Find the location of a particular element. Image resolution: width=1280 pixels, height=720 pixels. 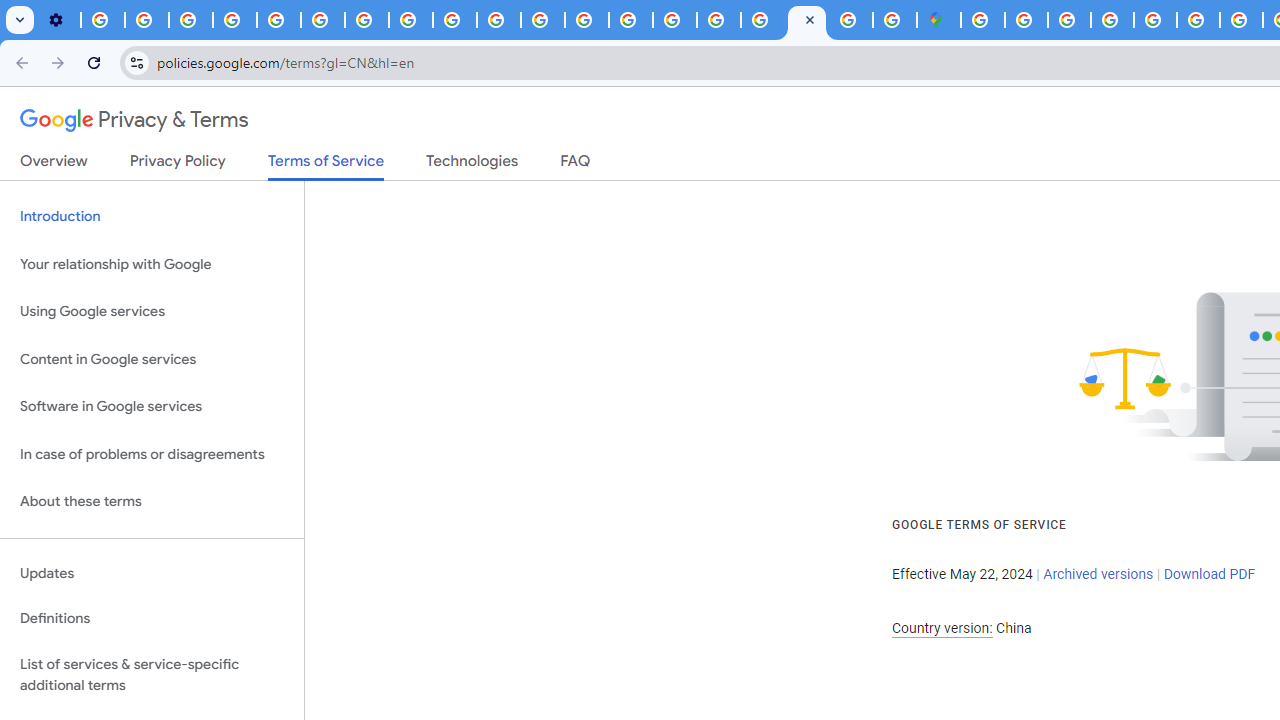

'Privacy Help Center - Policies Help' is located at coordinates (585, 20).